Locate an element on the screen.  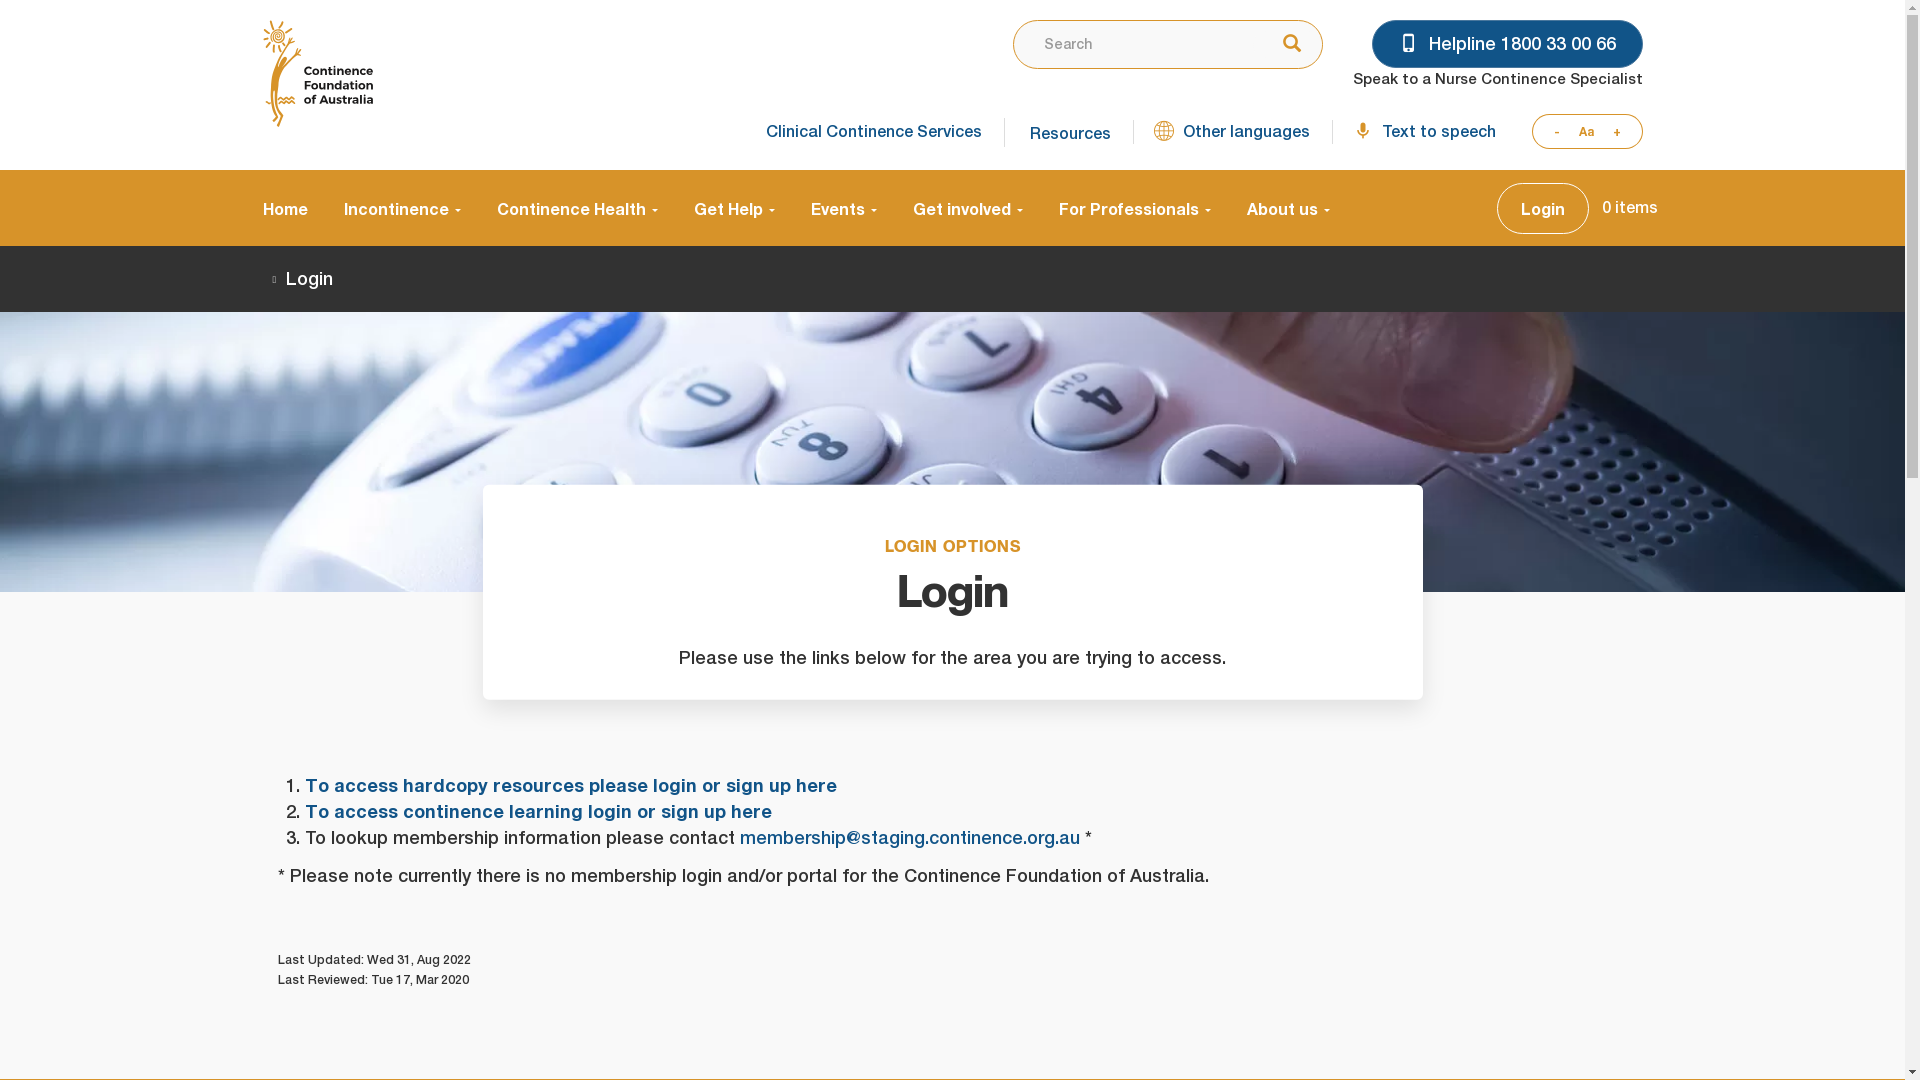
'Search' is located at coordinates (1286, 45).